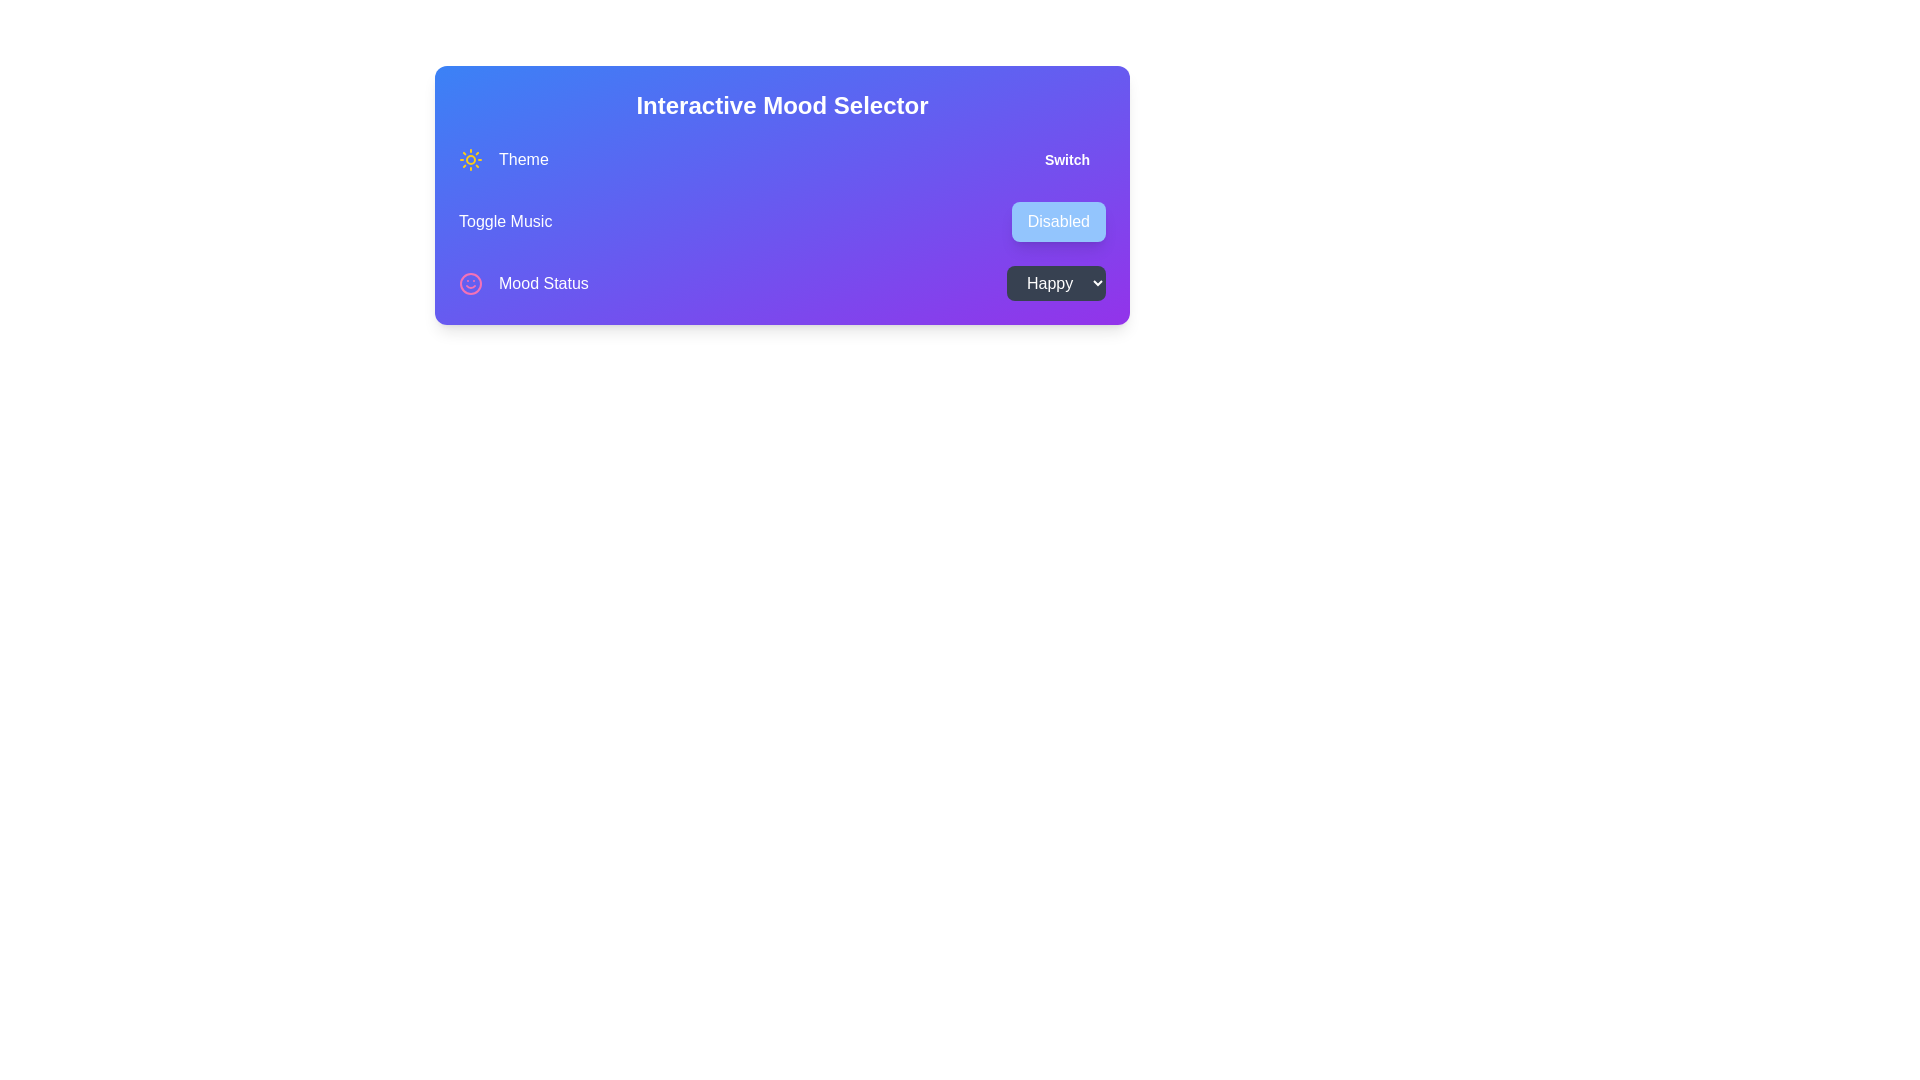  What do you see at coordinates (469, 282) in the screenshot?
I see `properties of the pink circular SVG element representing a smiling face, which is part of the 'Mood Status' indicator` at bounding box center [469, 282].